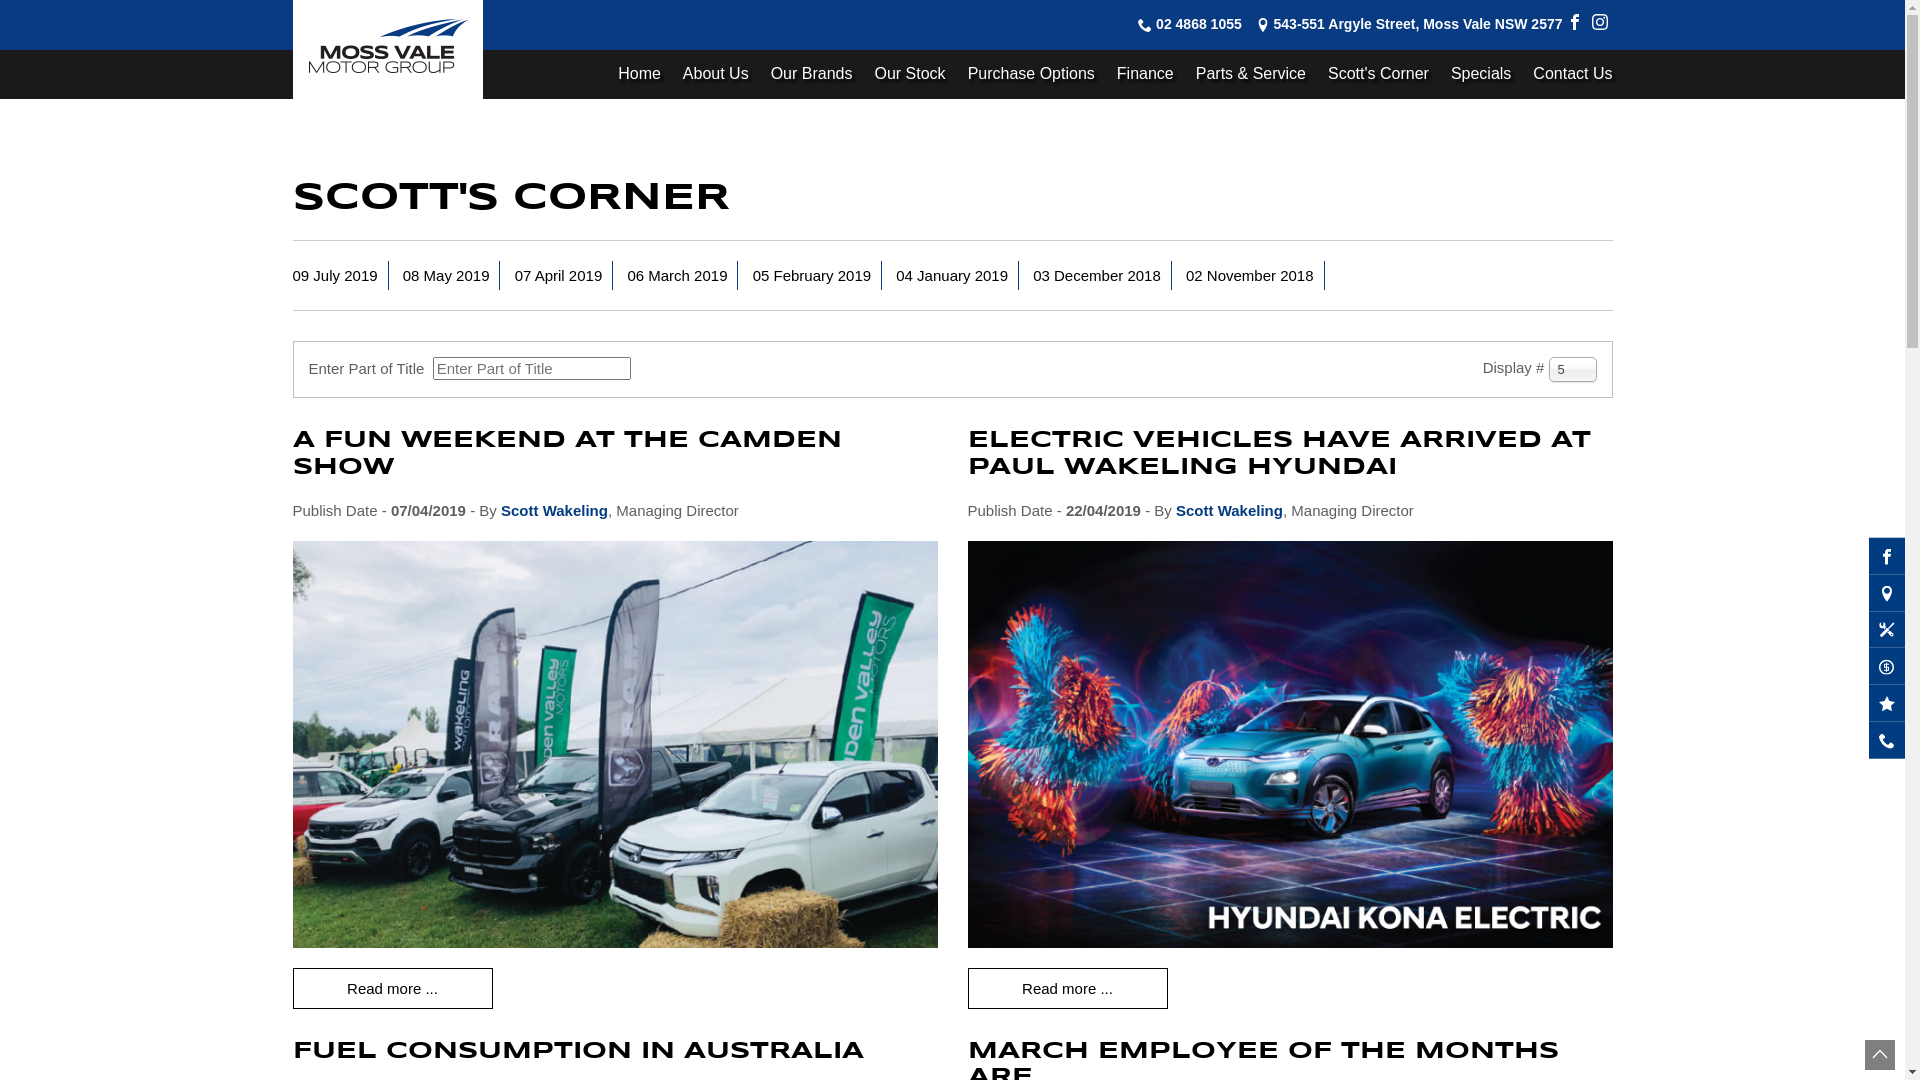  What do you see at coordinates (908, 72) in the screenshot?
I see `'Our Stock'` at bounding box center [908, 72].